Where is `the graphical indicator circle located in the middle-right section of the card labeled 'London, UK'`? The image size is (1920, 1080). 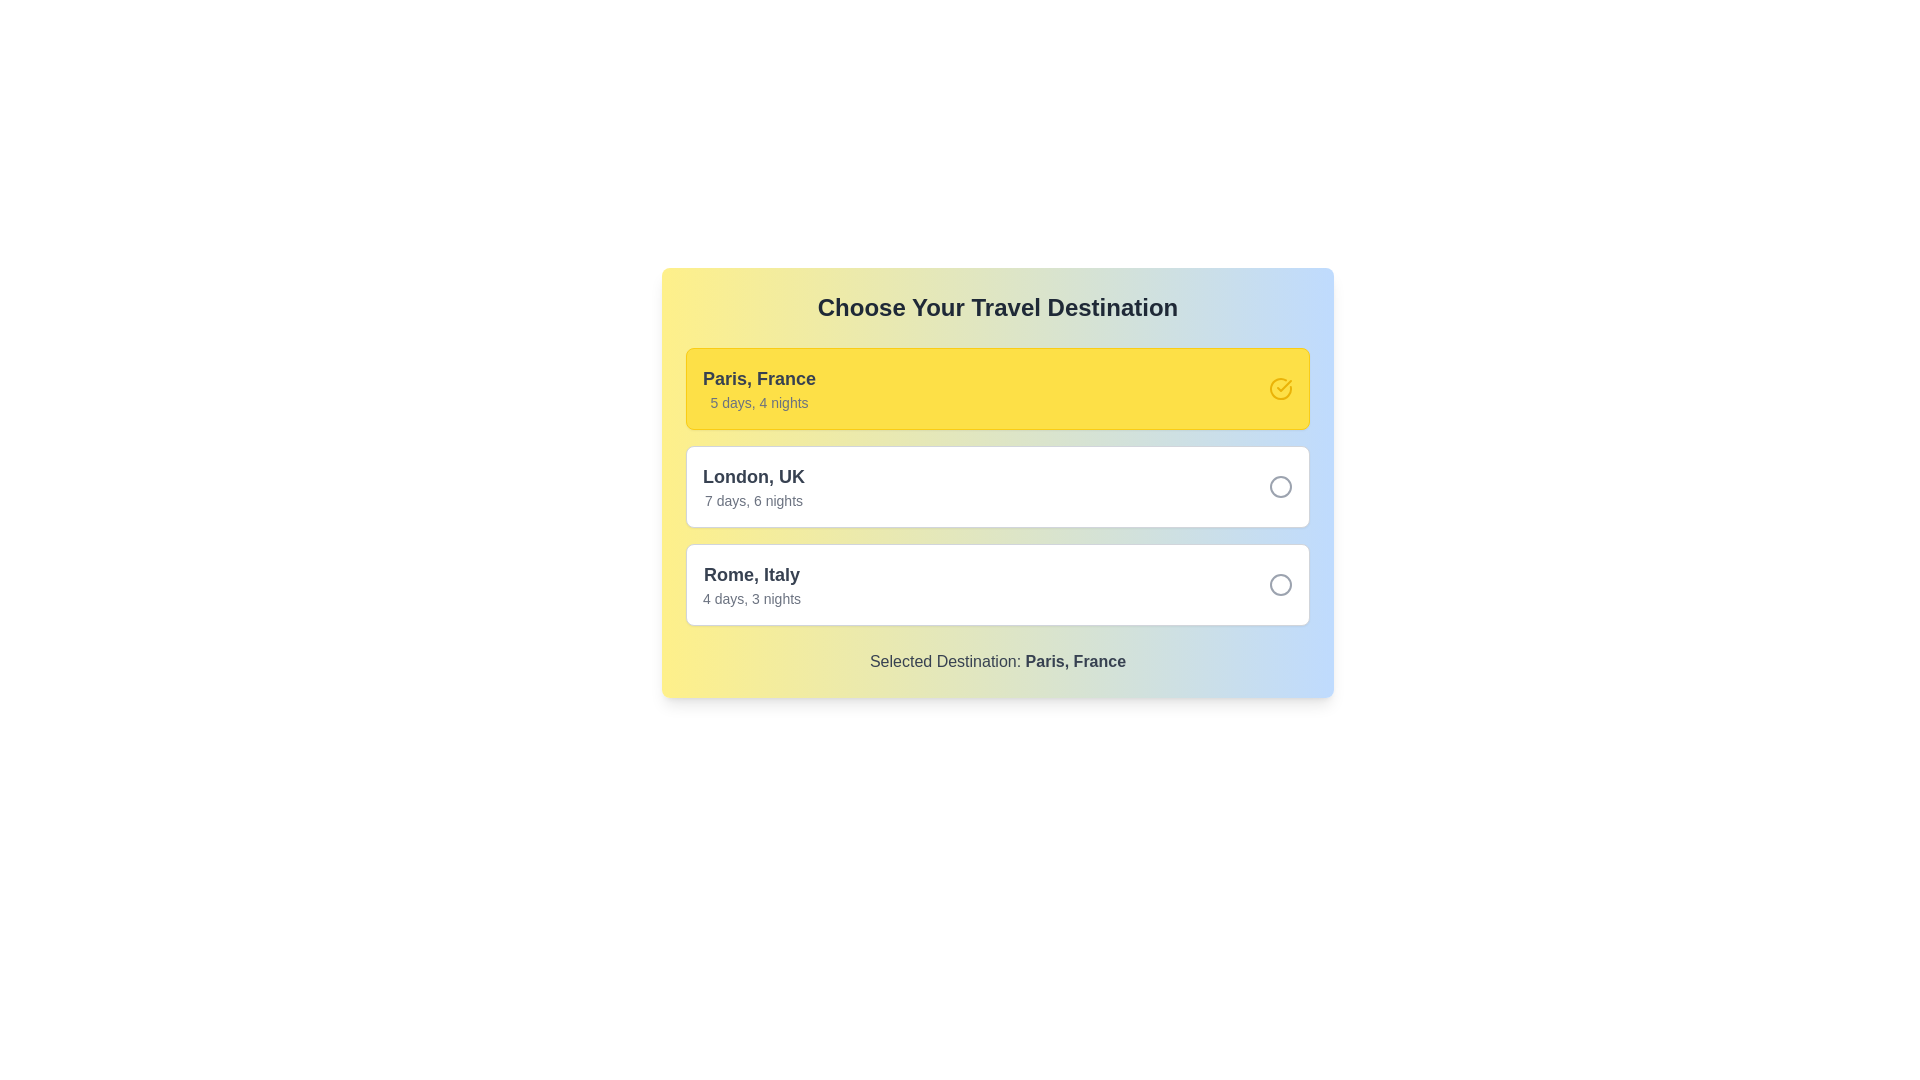 the graphical indicator circle located in the middle-right section of the card labeled 'London, UK' is located at coordinates (1281, 486).